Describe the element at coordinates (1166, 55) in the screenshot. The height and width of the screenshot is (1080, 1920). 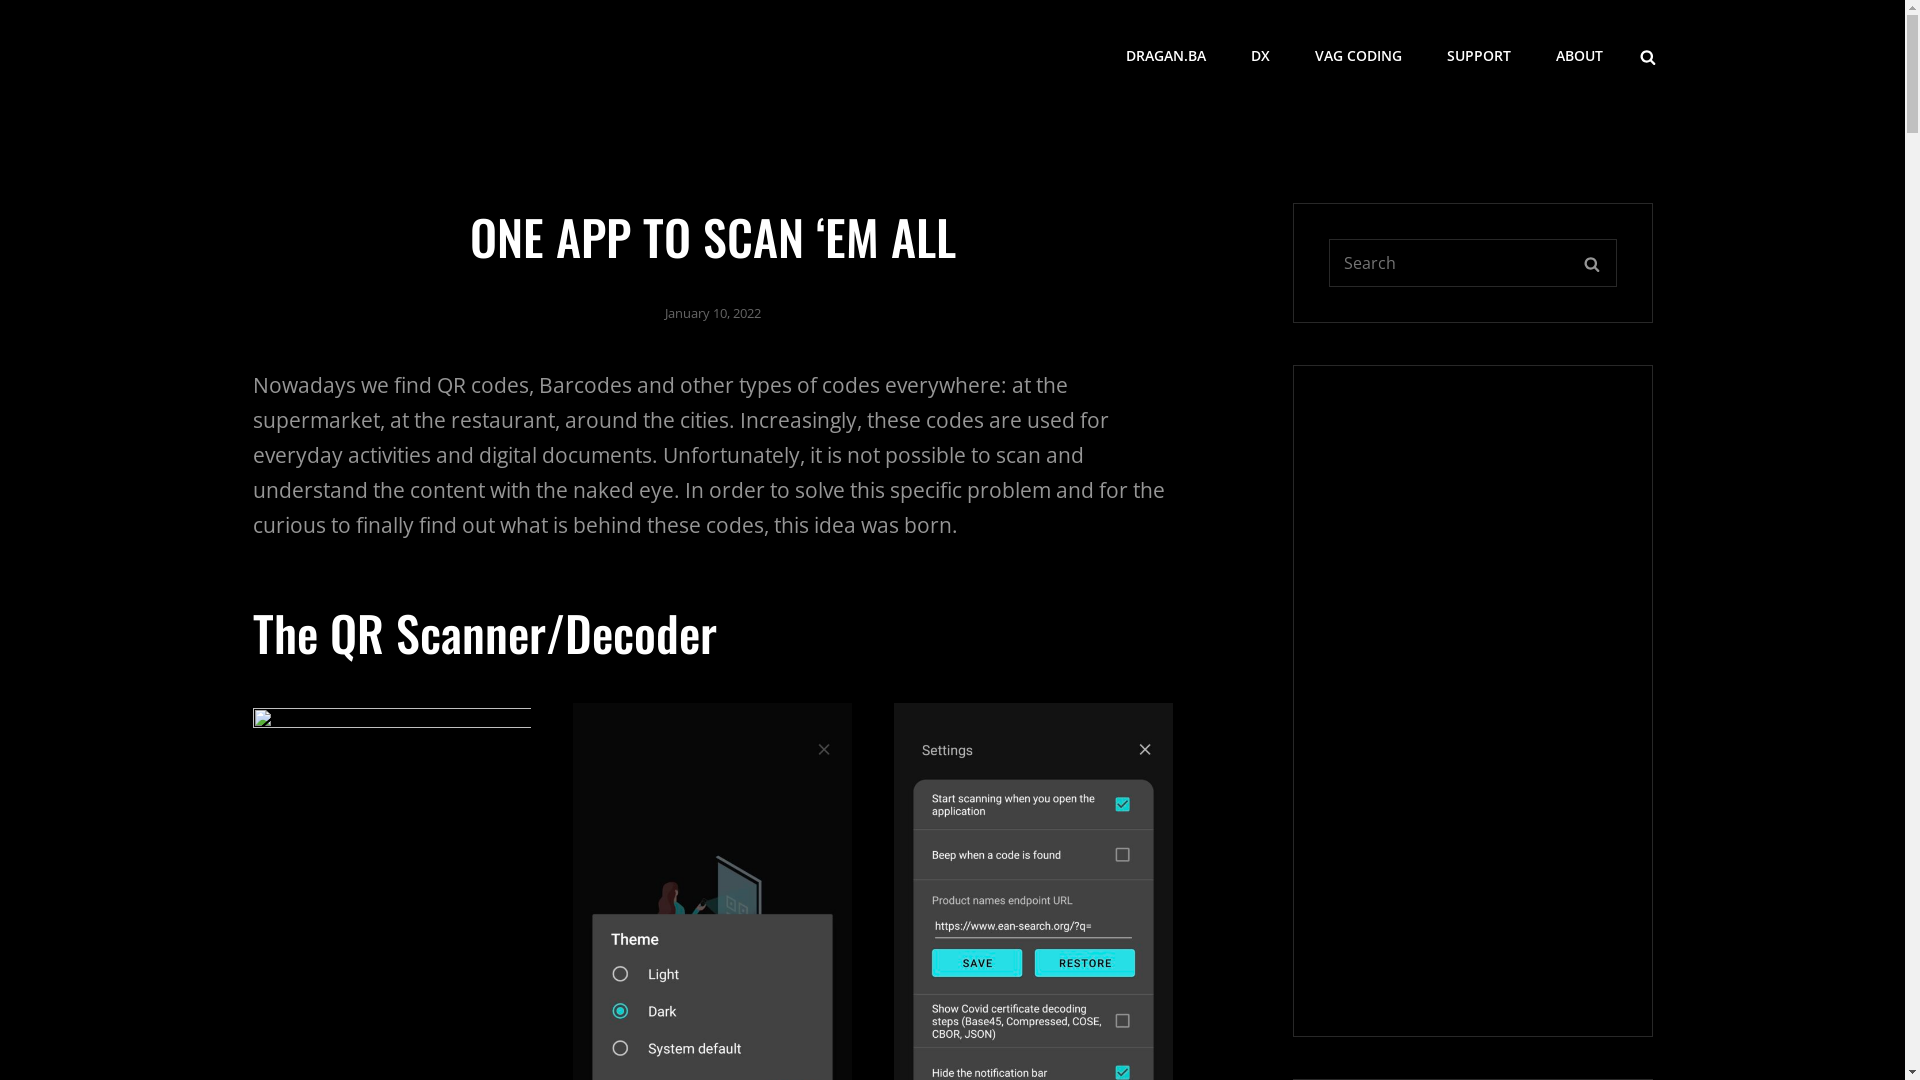
I see `'DRAGAN.BA'` at that location.